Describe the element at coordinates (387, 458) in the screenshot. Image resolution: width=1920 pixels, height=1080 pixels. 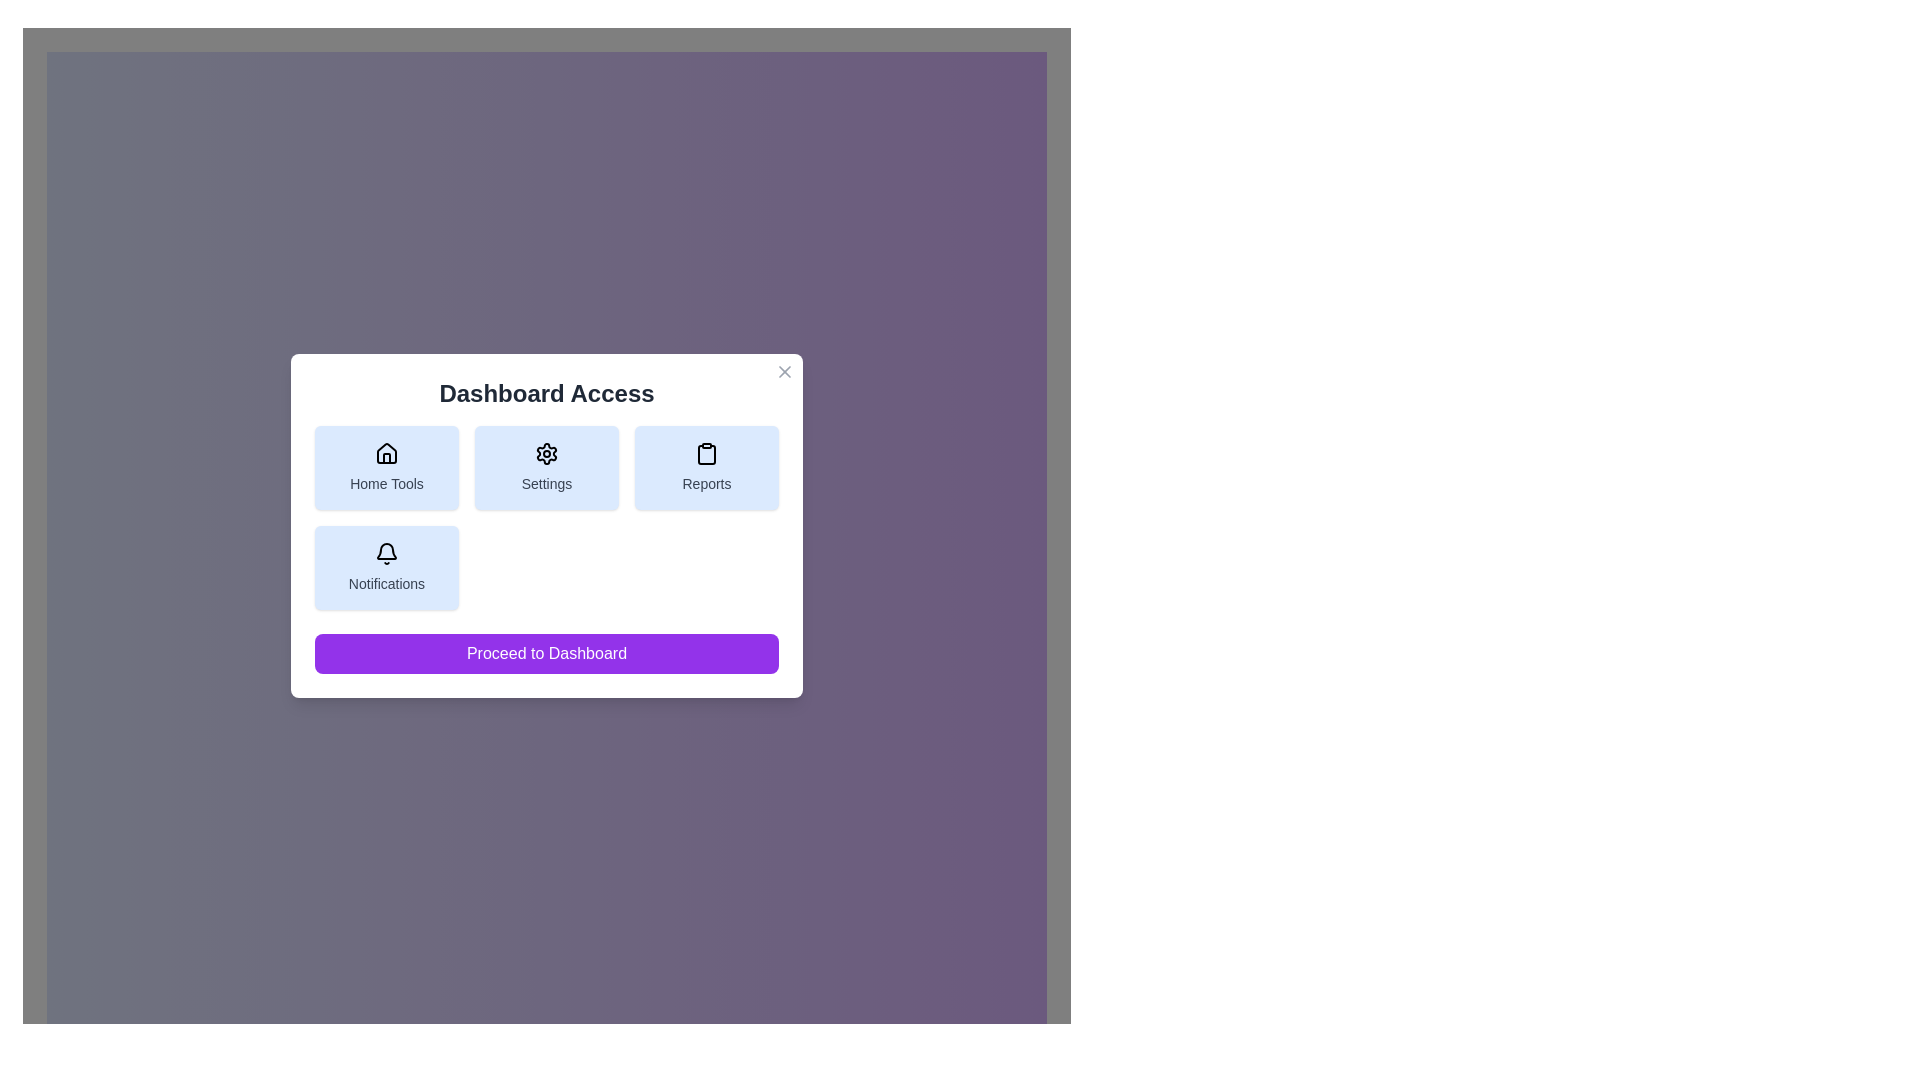
I see `the door component of the house icon within the 'Home Tools' button located at the upper left side of the dialog box` at that location.